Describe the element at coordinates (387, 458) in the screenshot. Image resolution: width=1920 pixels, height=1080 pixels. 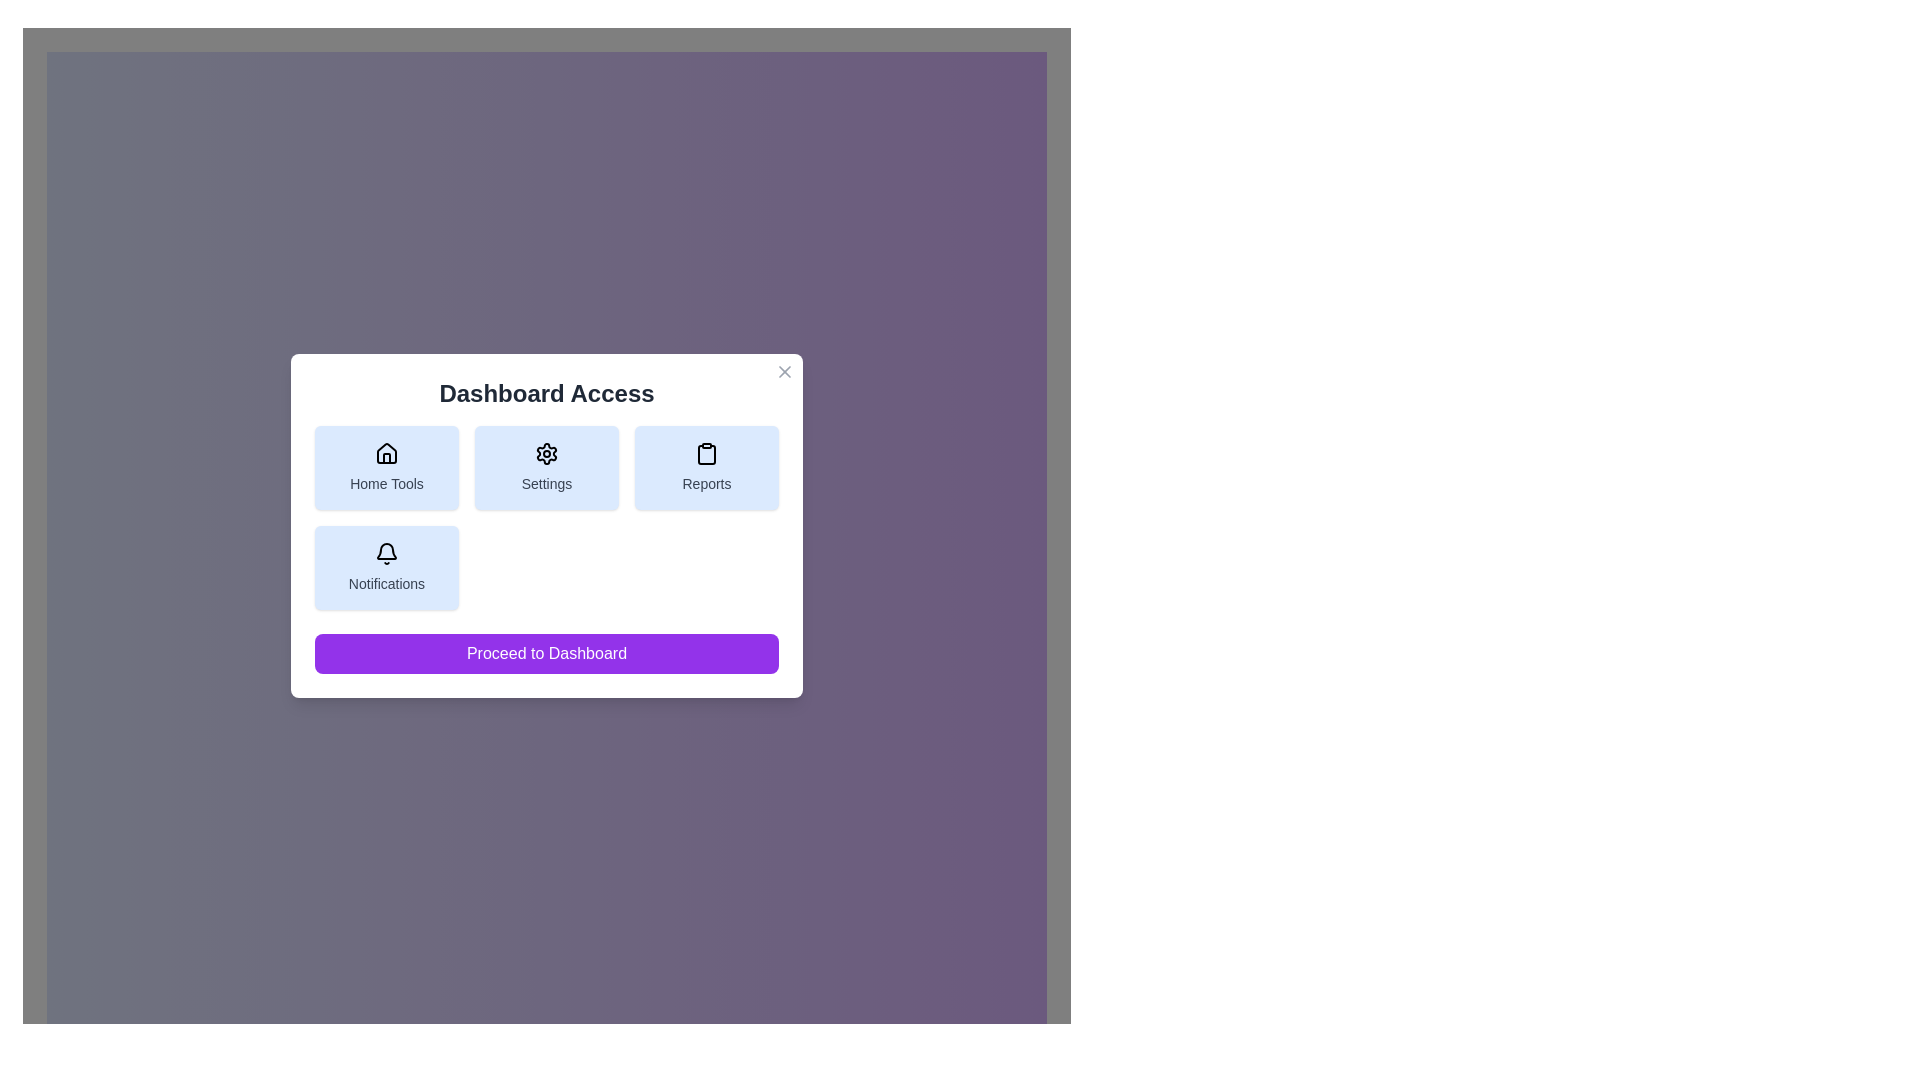
I see `the door component of the house icon within the 'Home Tools' button located at the upper left side of the dialog box` at that location.